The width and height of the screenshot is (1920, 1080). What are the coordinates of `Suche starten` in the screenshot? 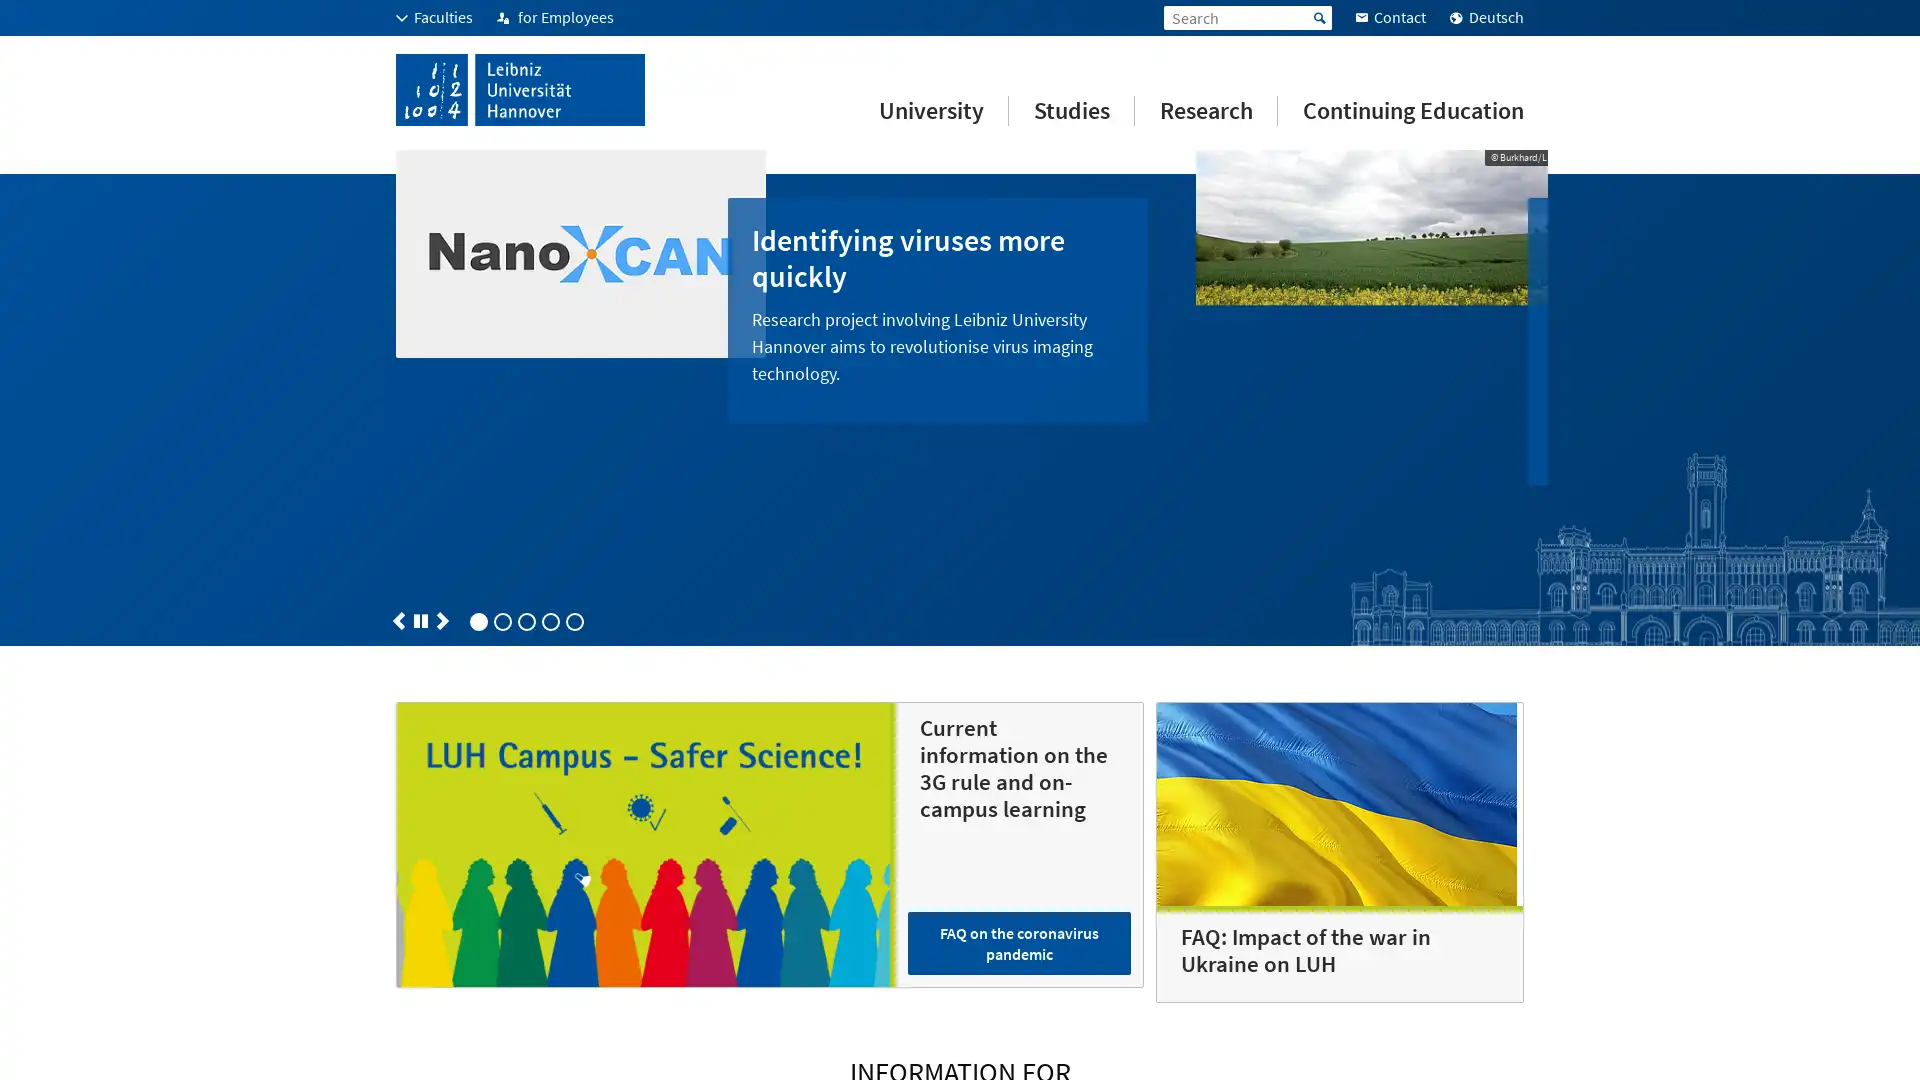 It's located at (1320, 18).